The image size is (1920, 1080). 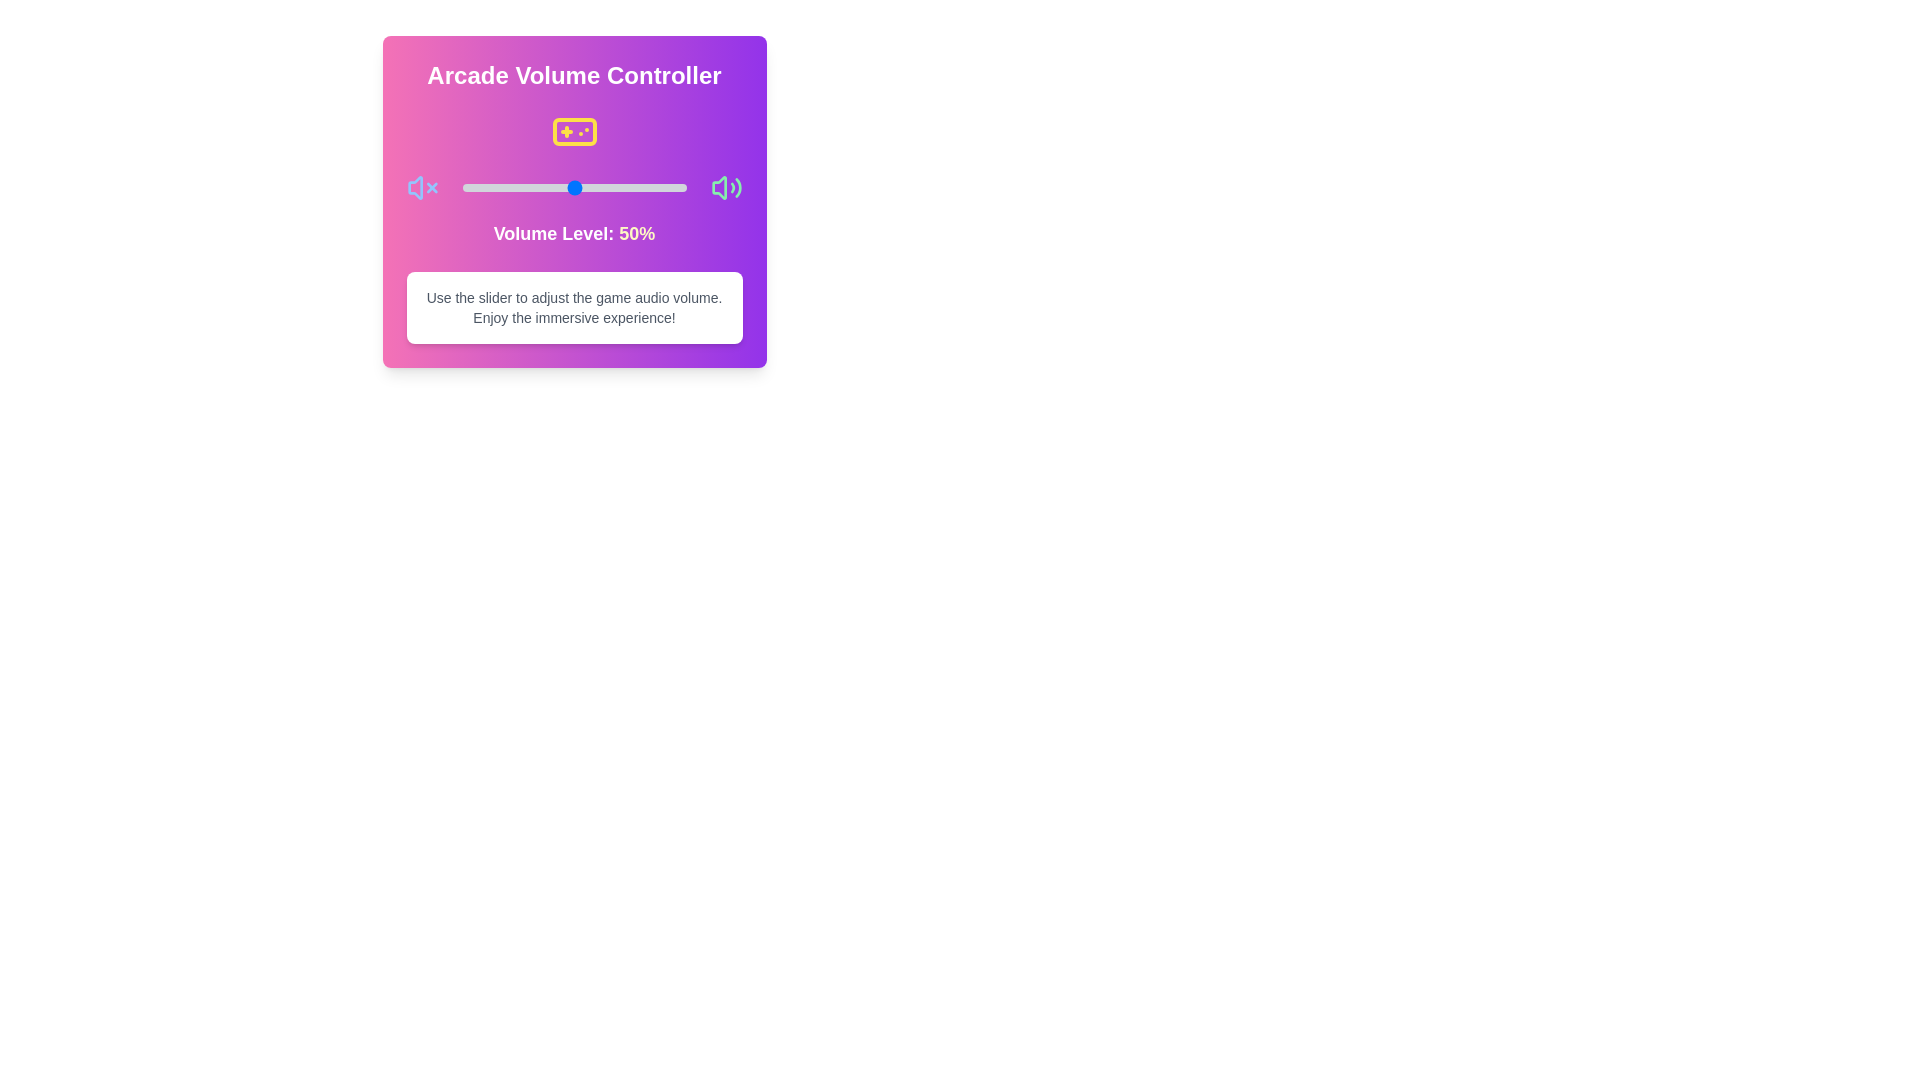 What do you see at coordinates (575, 188) in the screenshot?
I see `the volume to 51% by dragging the slider` at bounding box center [575, 188].